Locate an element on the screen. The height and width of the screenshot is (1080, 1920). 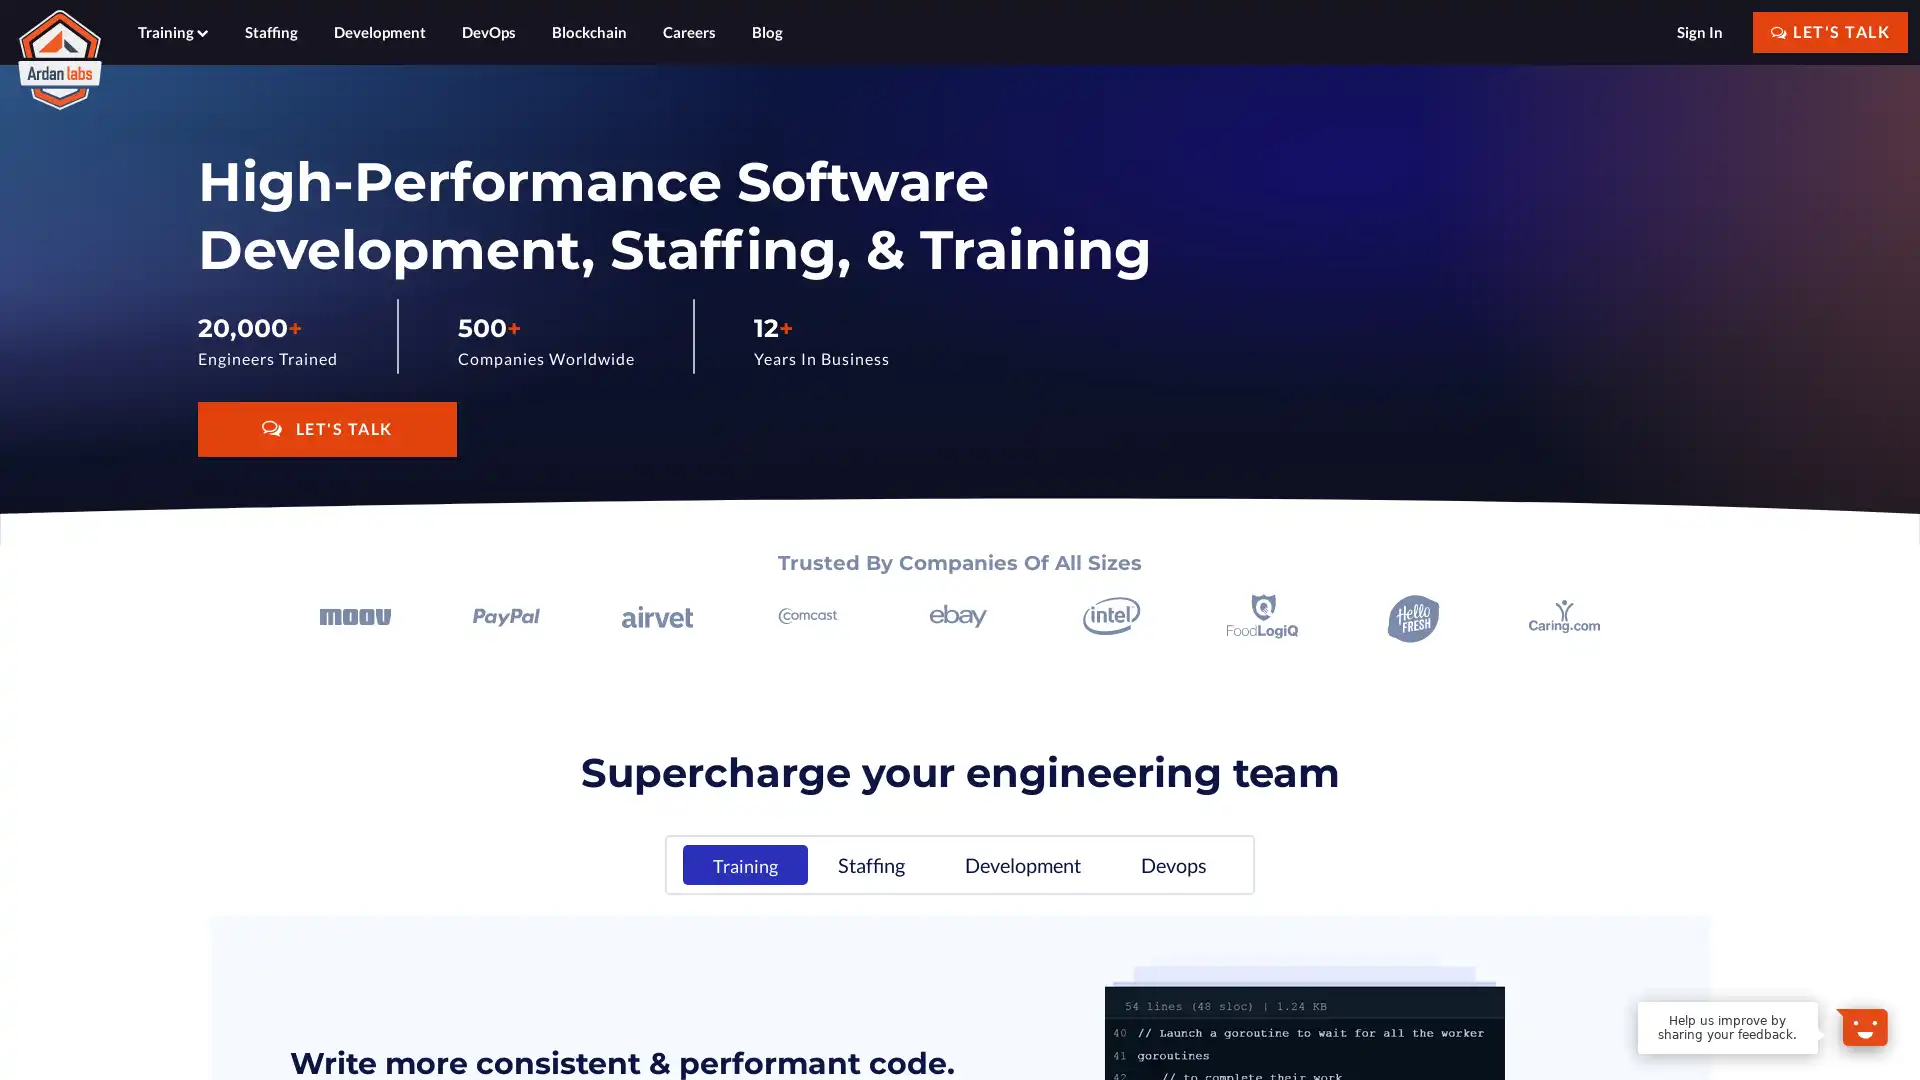
LET'S TALK is located at coordinates (326, 428).